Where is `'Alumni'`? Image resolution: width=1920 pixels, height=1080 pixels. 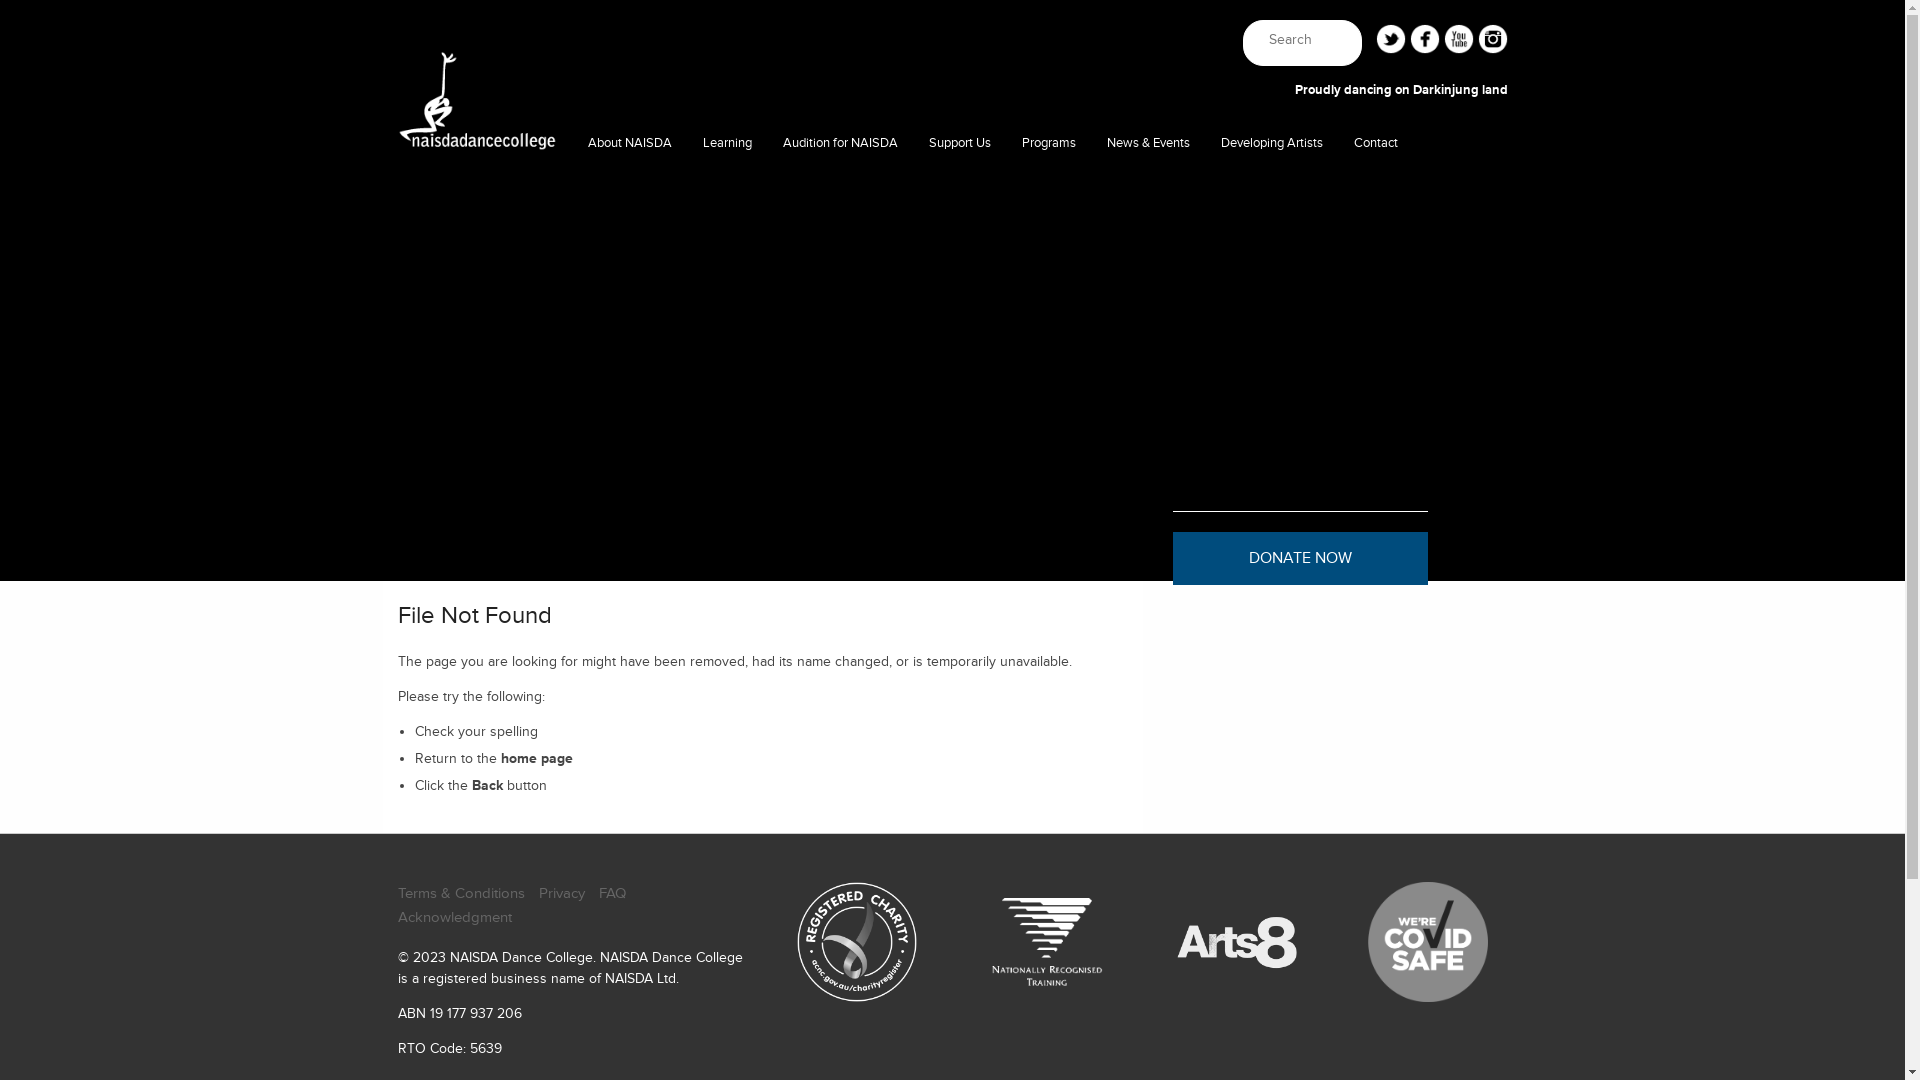 'Alumni' is located at coordinates (1204, 225).